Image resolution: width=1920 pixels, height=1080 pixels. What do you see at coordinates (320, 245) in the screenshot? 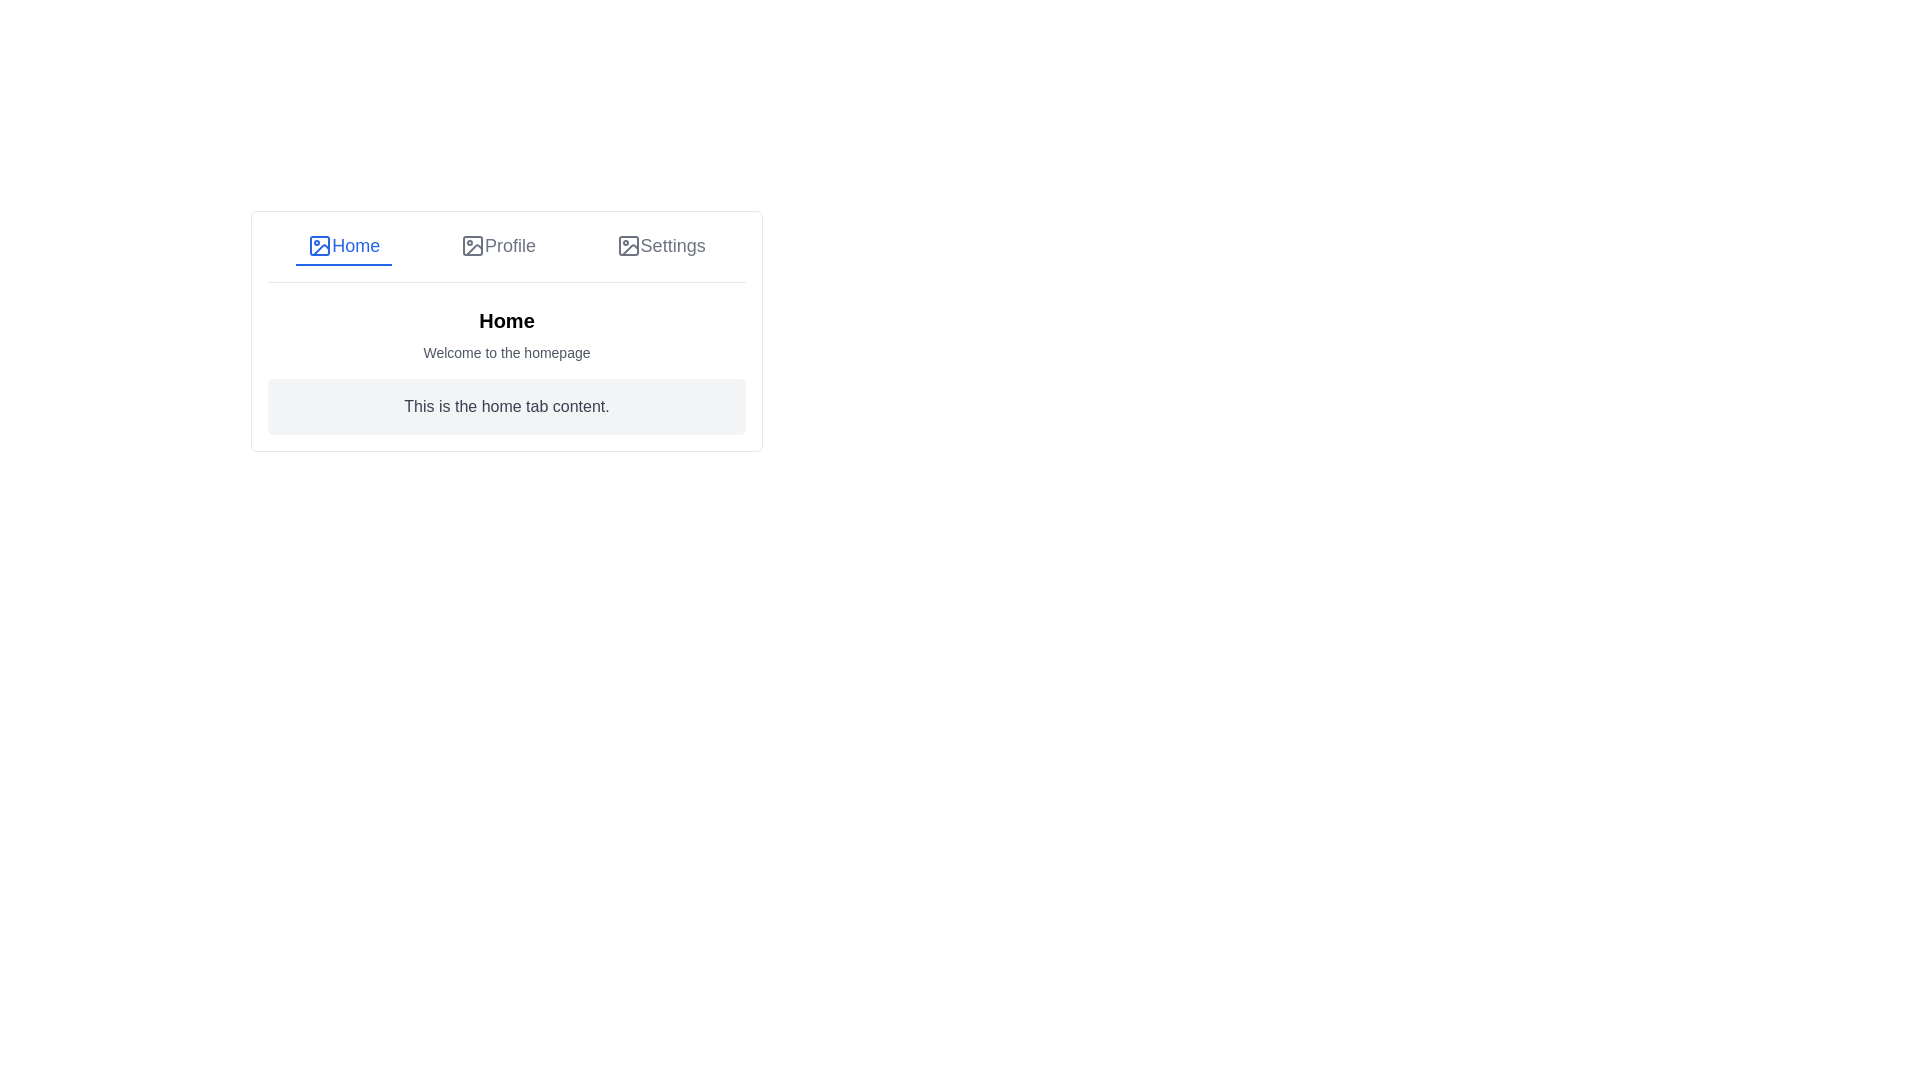
I see `the Rectangular SVG shape with rounded corners that is part of the 'Home' tab icon in the tab bar` at bounding box center [320, 245].